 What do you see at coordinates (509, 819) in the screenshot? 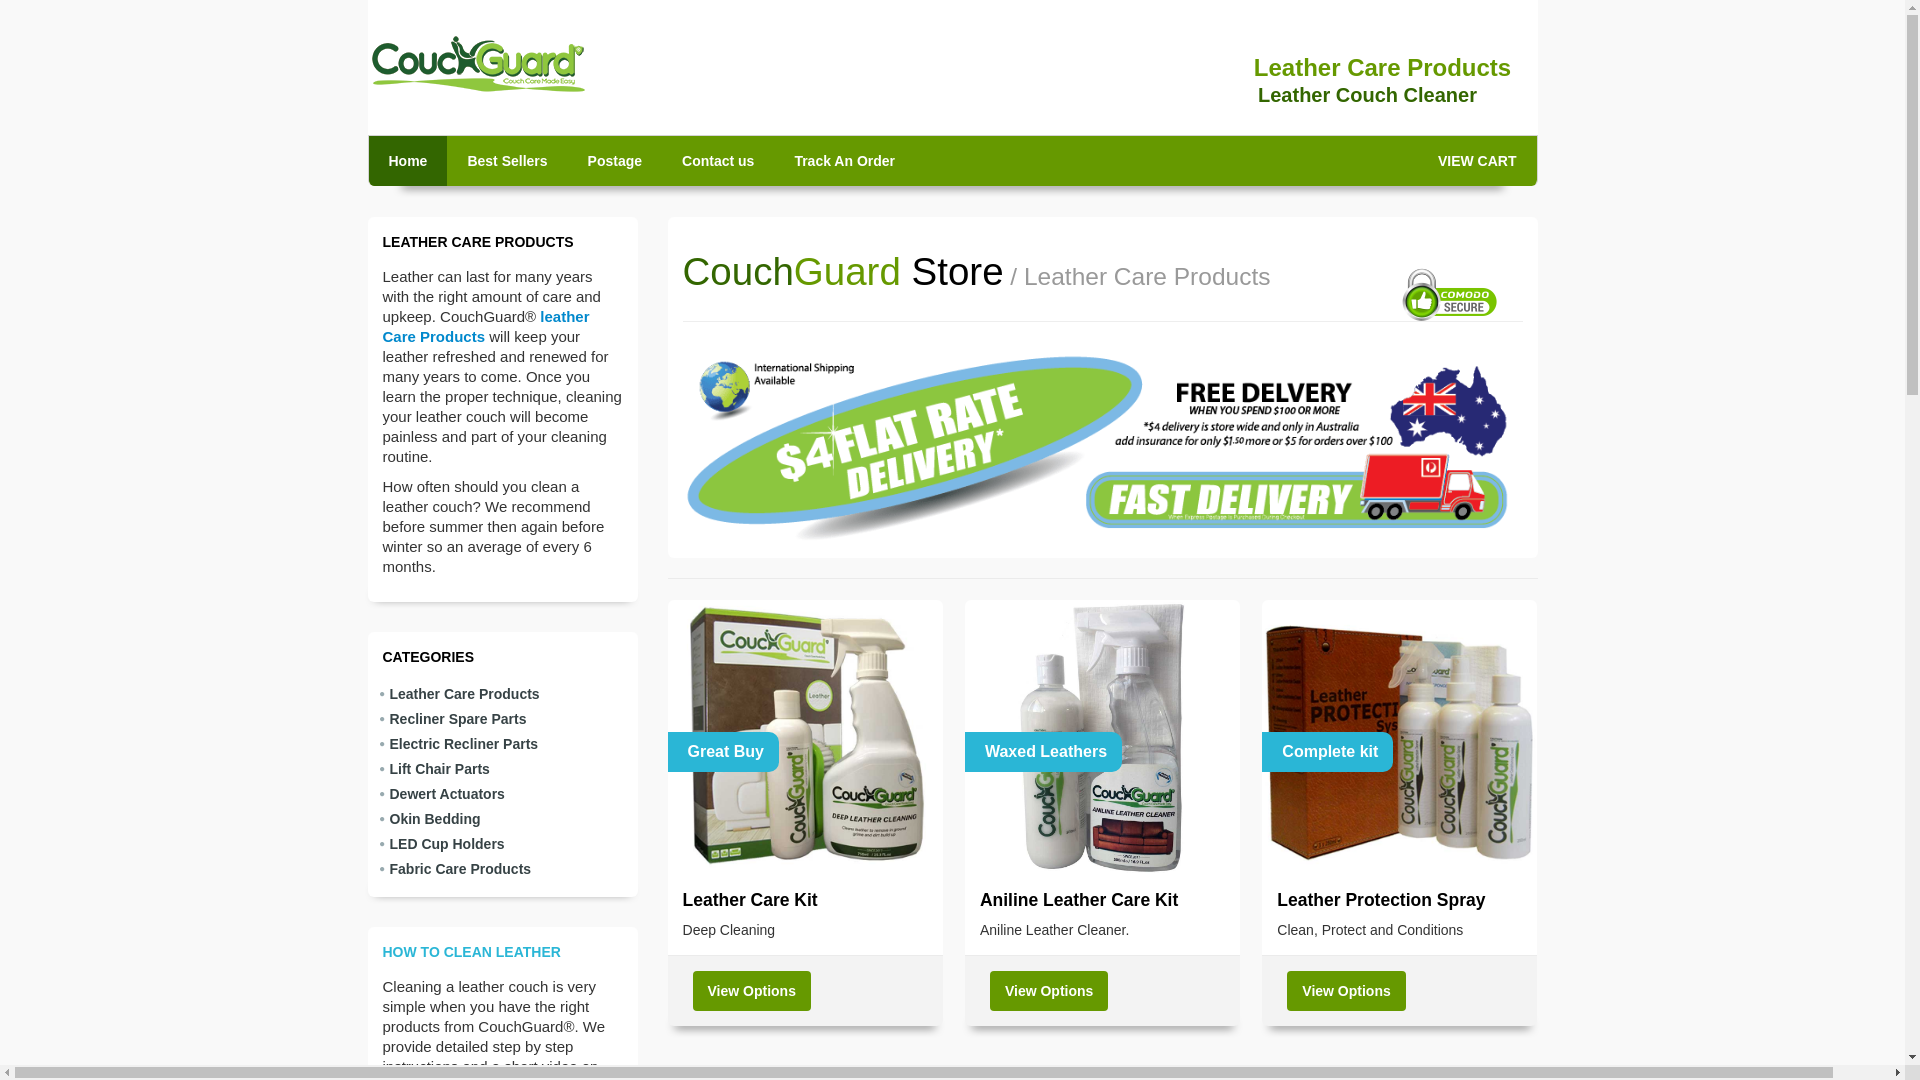
I see `'Okin Bedding'` at bounding box center [509, 819].